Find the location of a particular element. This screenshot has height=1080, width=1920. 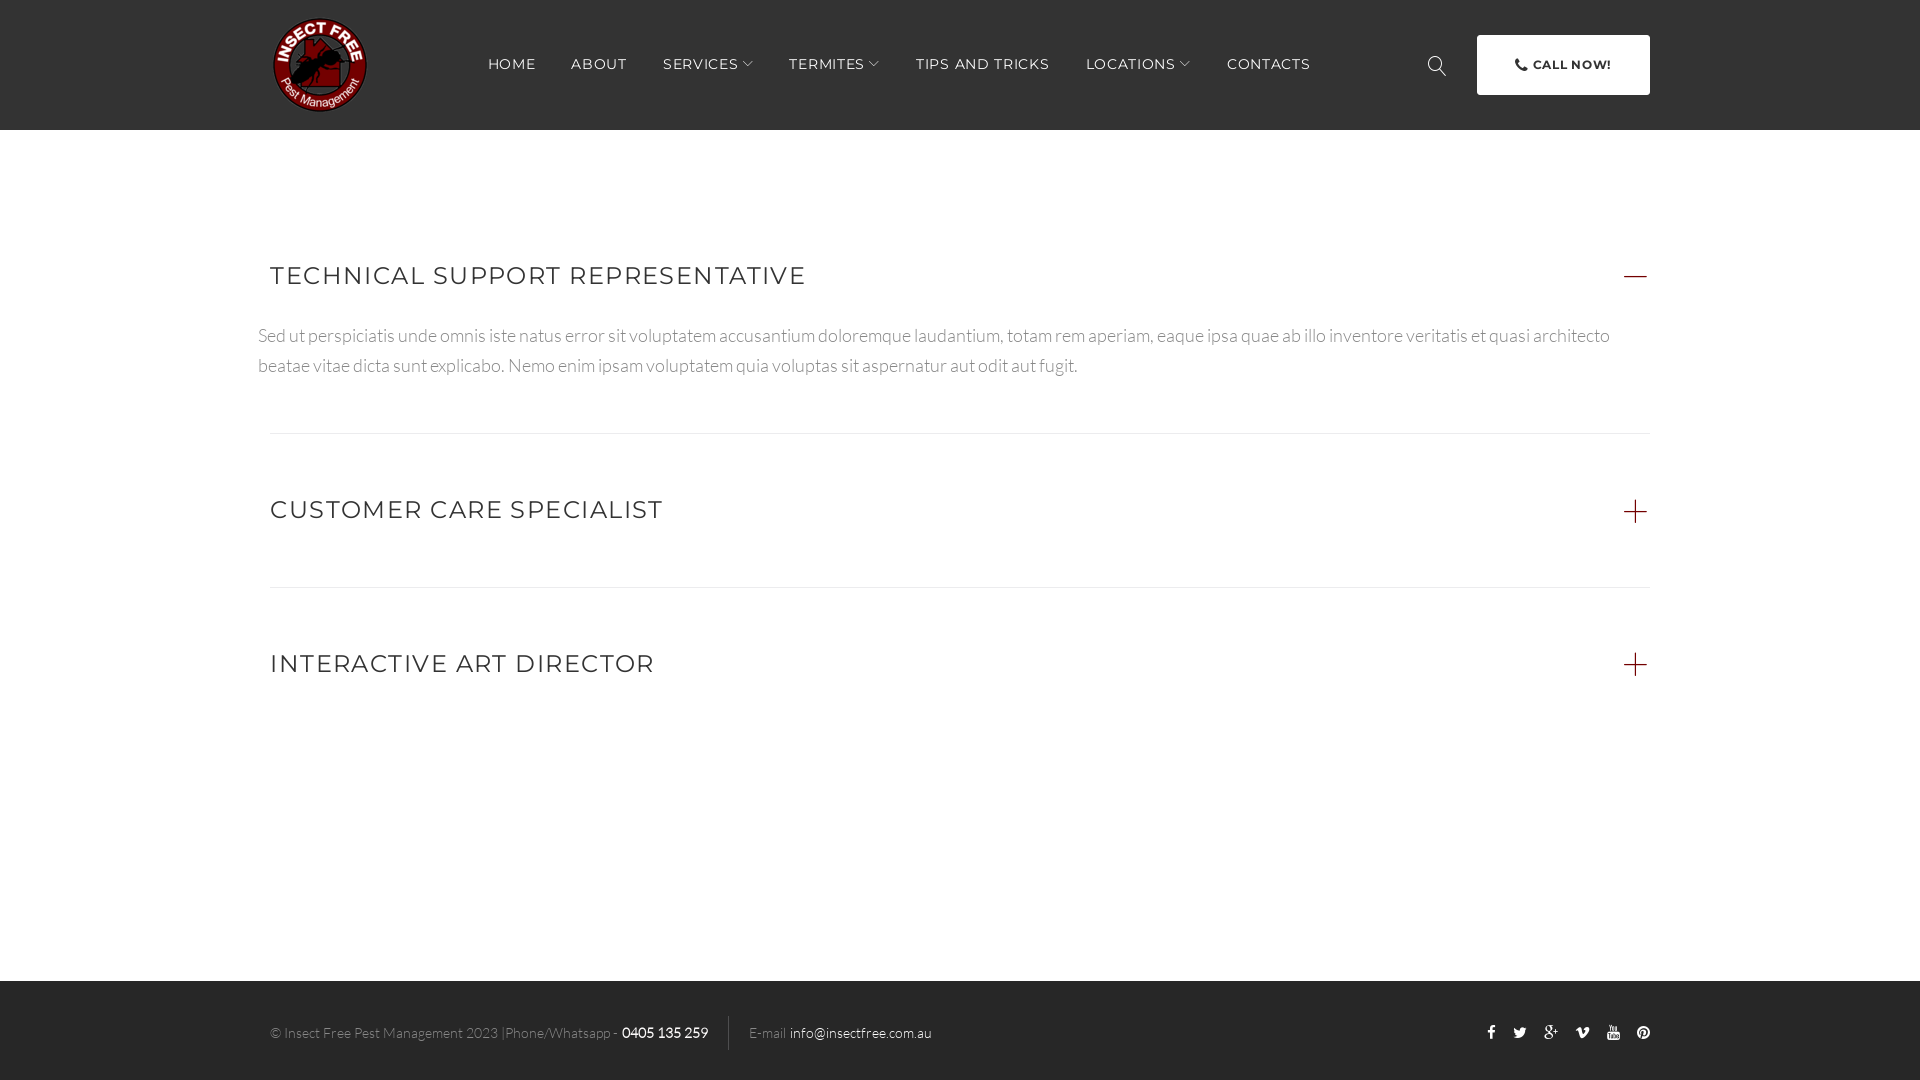

'info@insectfree.com.au' is located at coordinates (789, 1033).